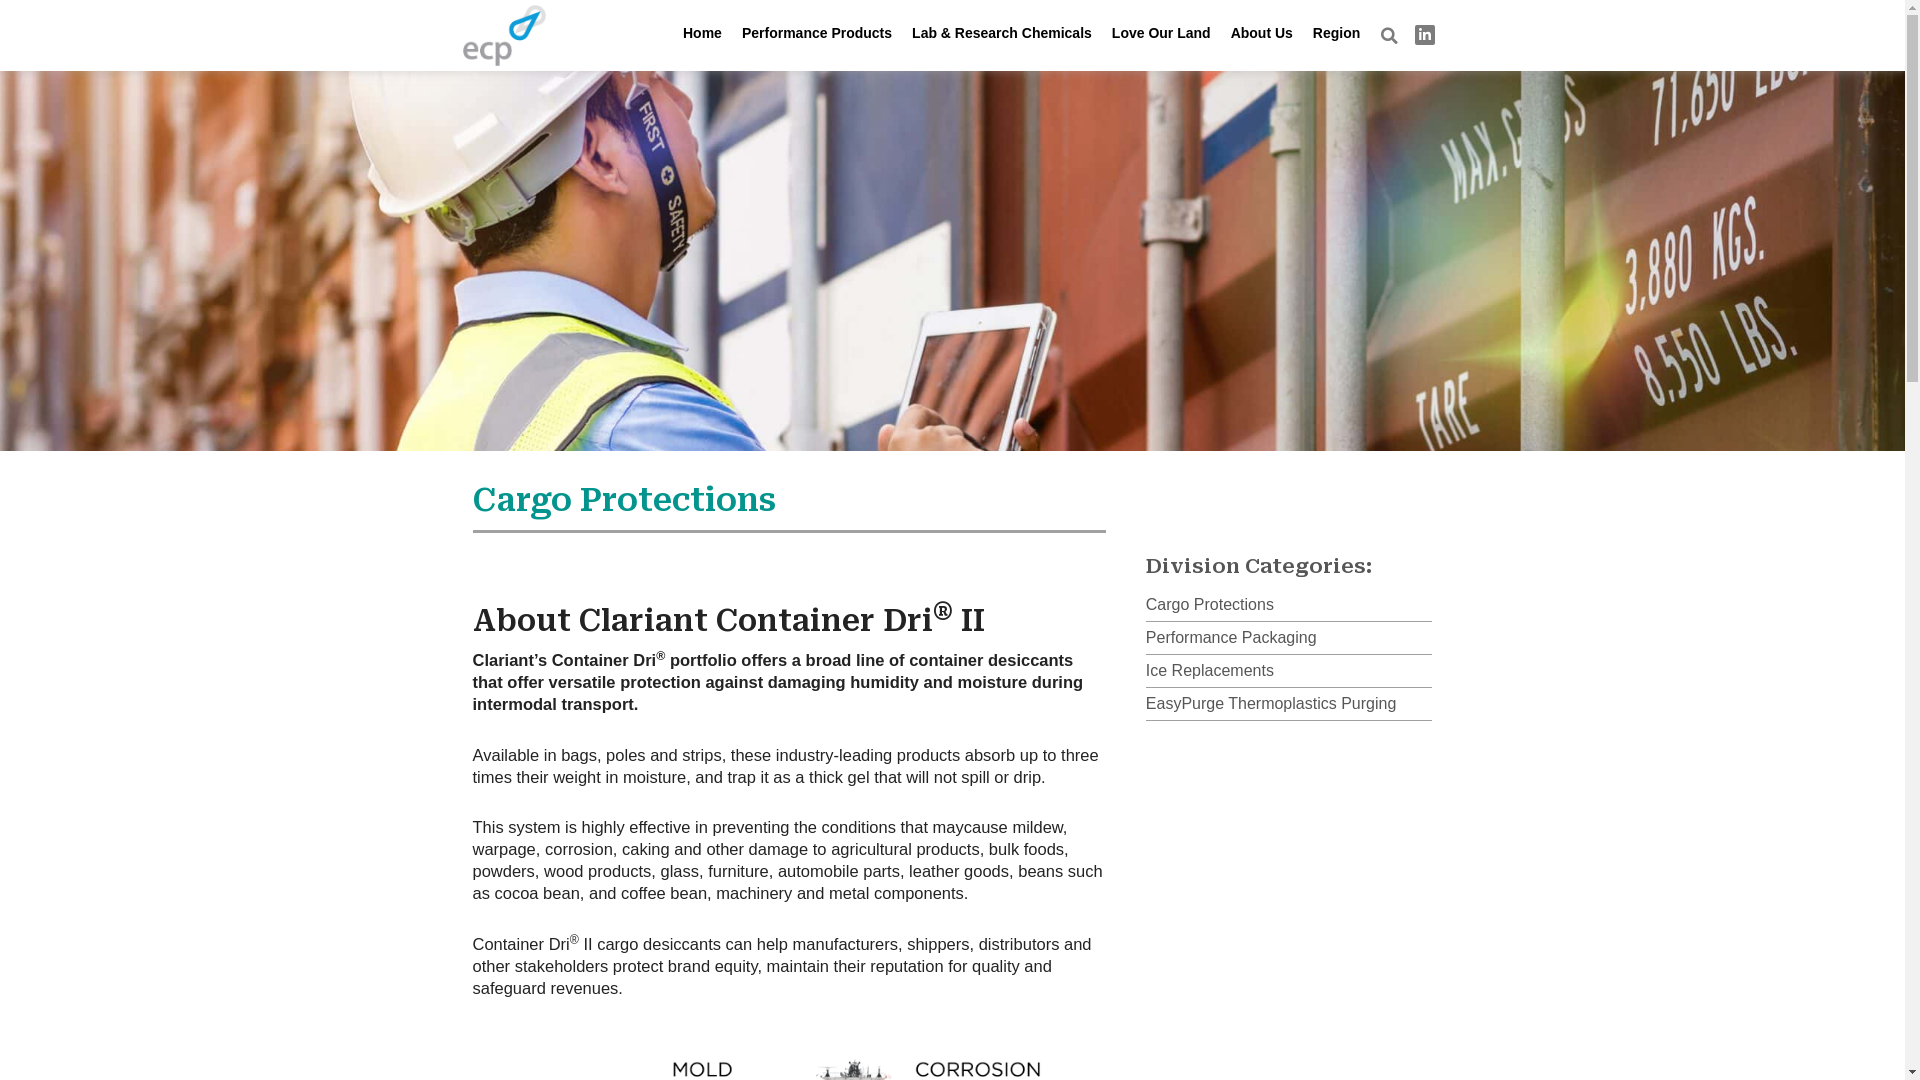 This screenshot has height=1080, width=1920. What do you see at coordinates (1336, 35) in the screenshot?
I see `'Region'` at bounding box center [1336, 35].